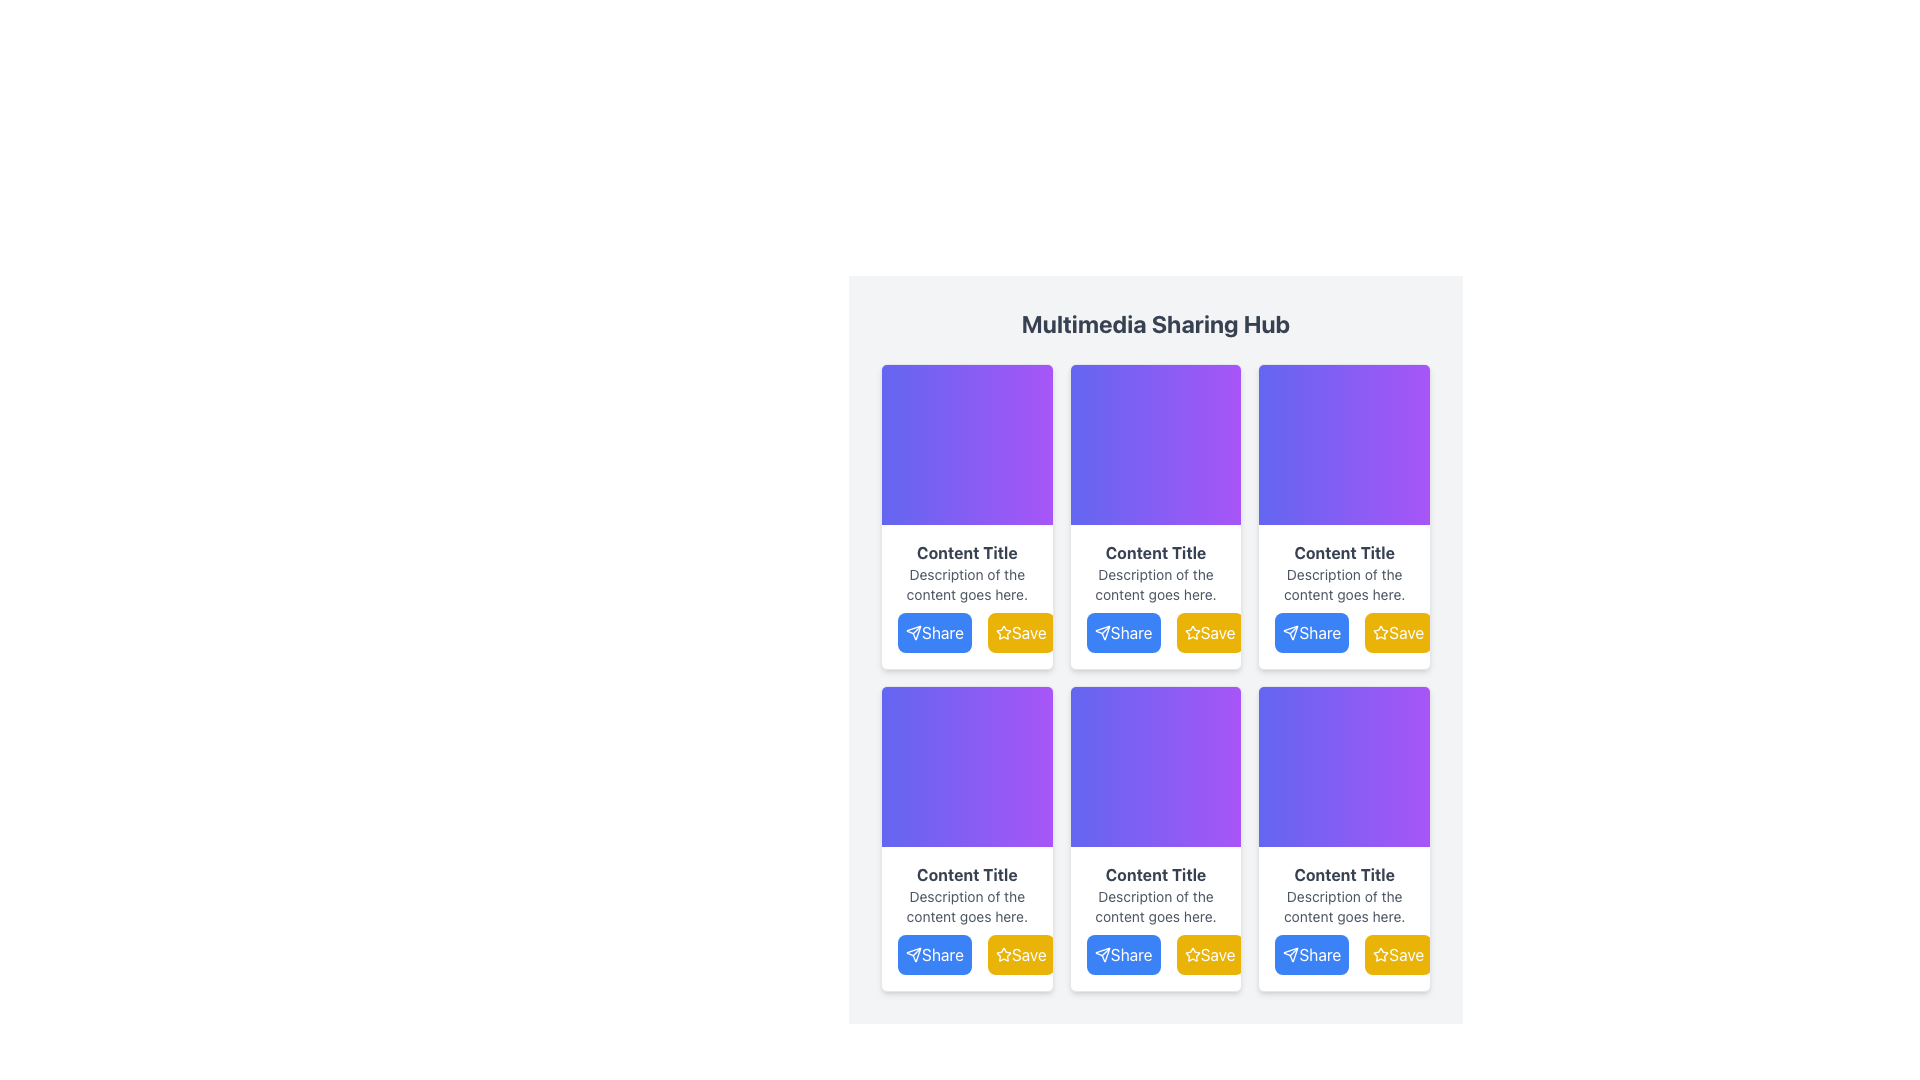 This screenshot has height=1080, width=1920. Describe the element at coordinates (1380, 954) in the screenshot. I see `the star icon located within the 'Save' button of the fourth card in the second row of a grid view, positioned to the left of the word 'Save'` at that location.